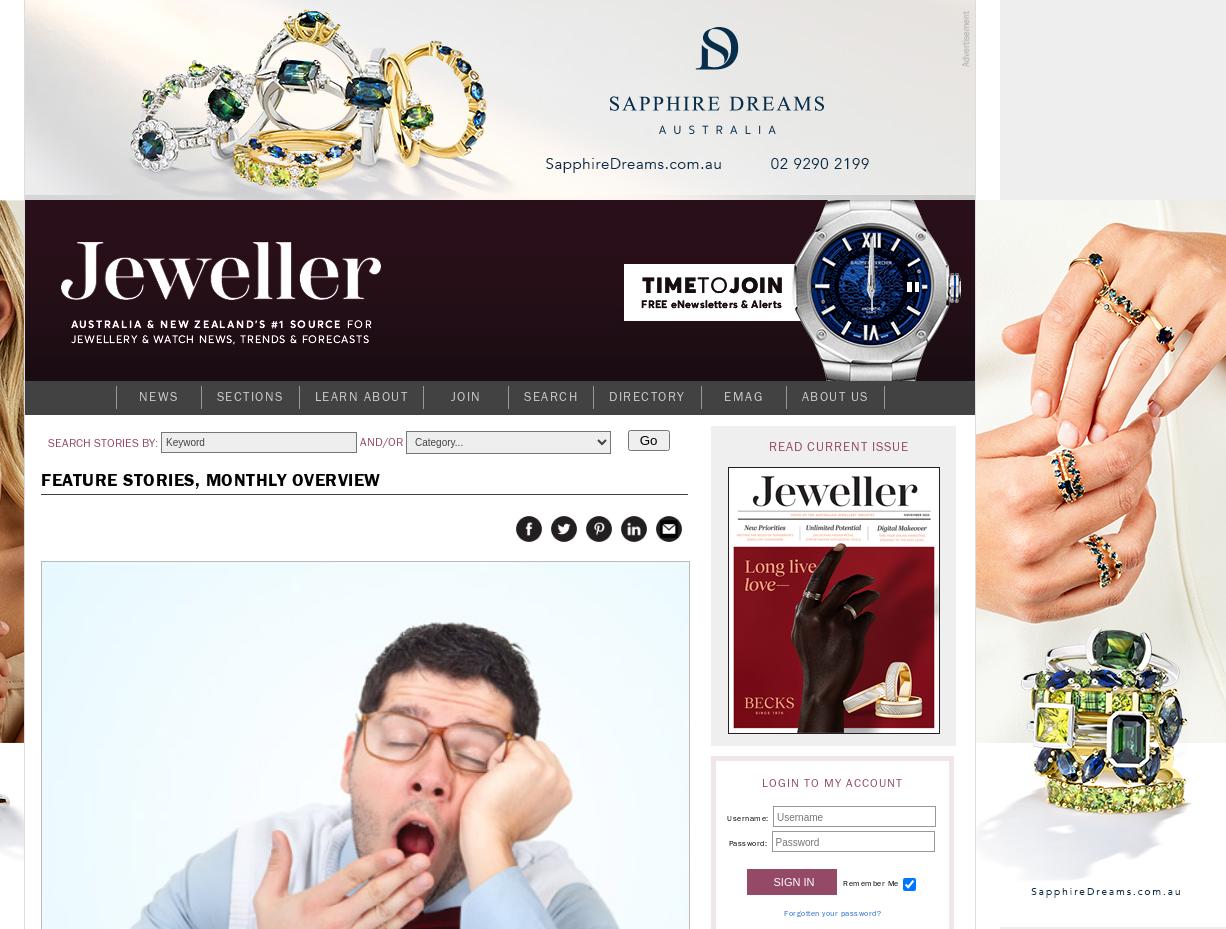 The width and height of the screenshot is (1226, 929). What do you see at coordinates (742, 395) in the screenshot?
I see `'eMag'` at bounding box center [742, 395].